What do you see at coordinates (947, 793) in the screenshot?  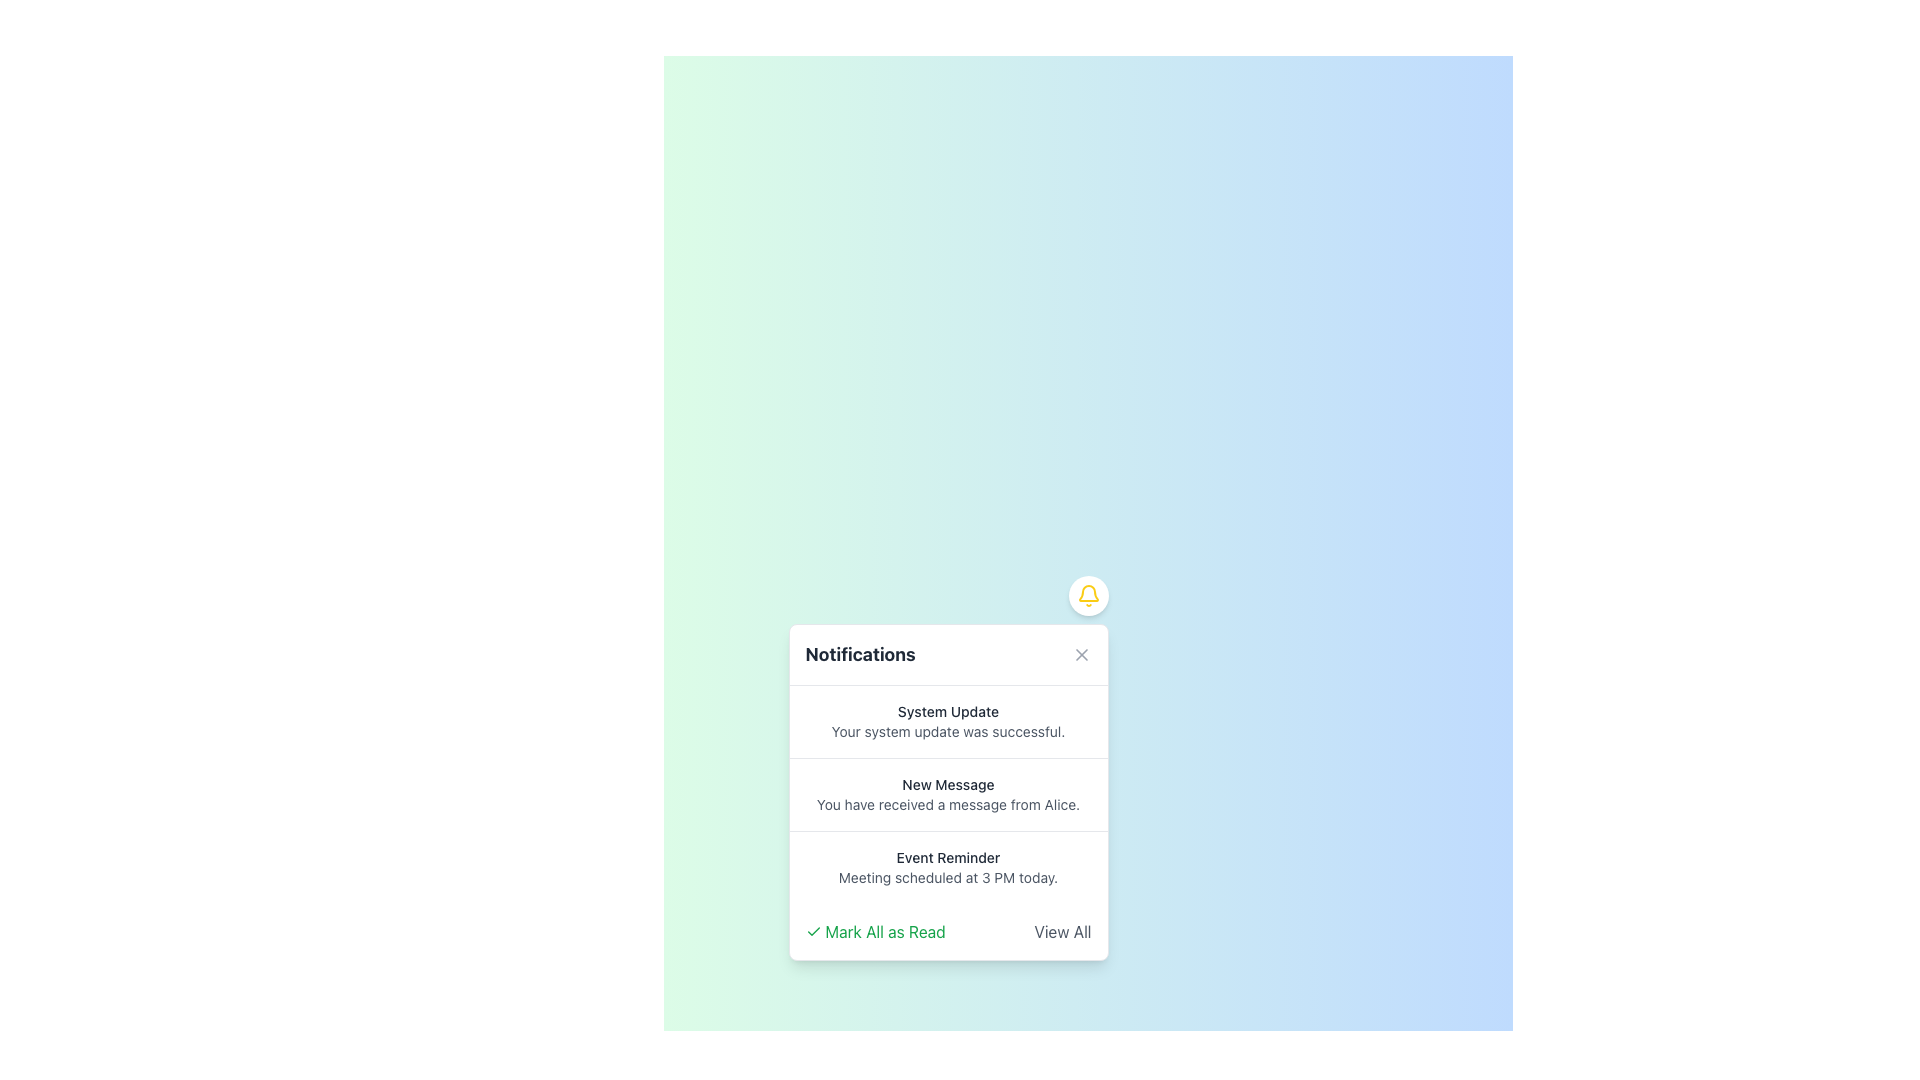 I see `the Notification Item labeled 'New Message' which contains the subtext 'You have received a message from Alice.'` at bounding box center [947, 793].